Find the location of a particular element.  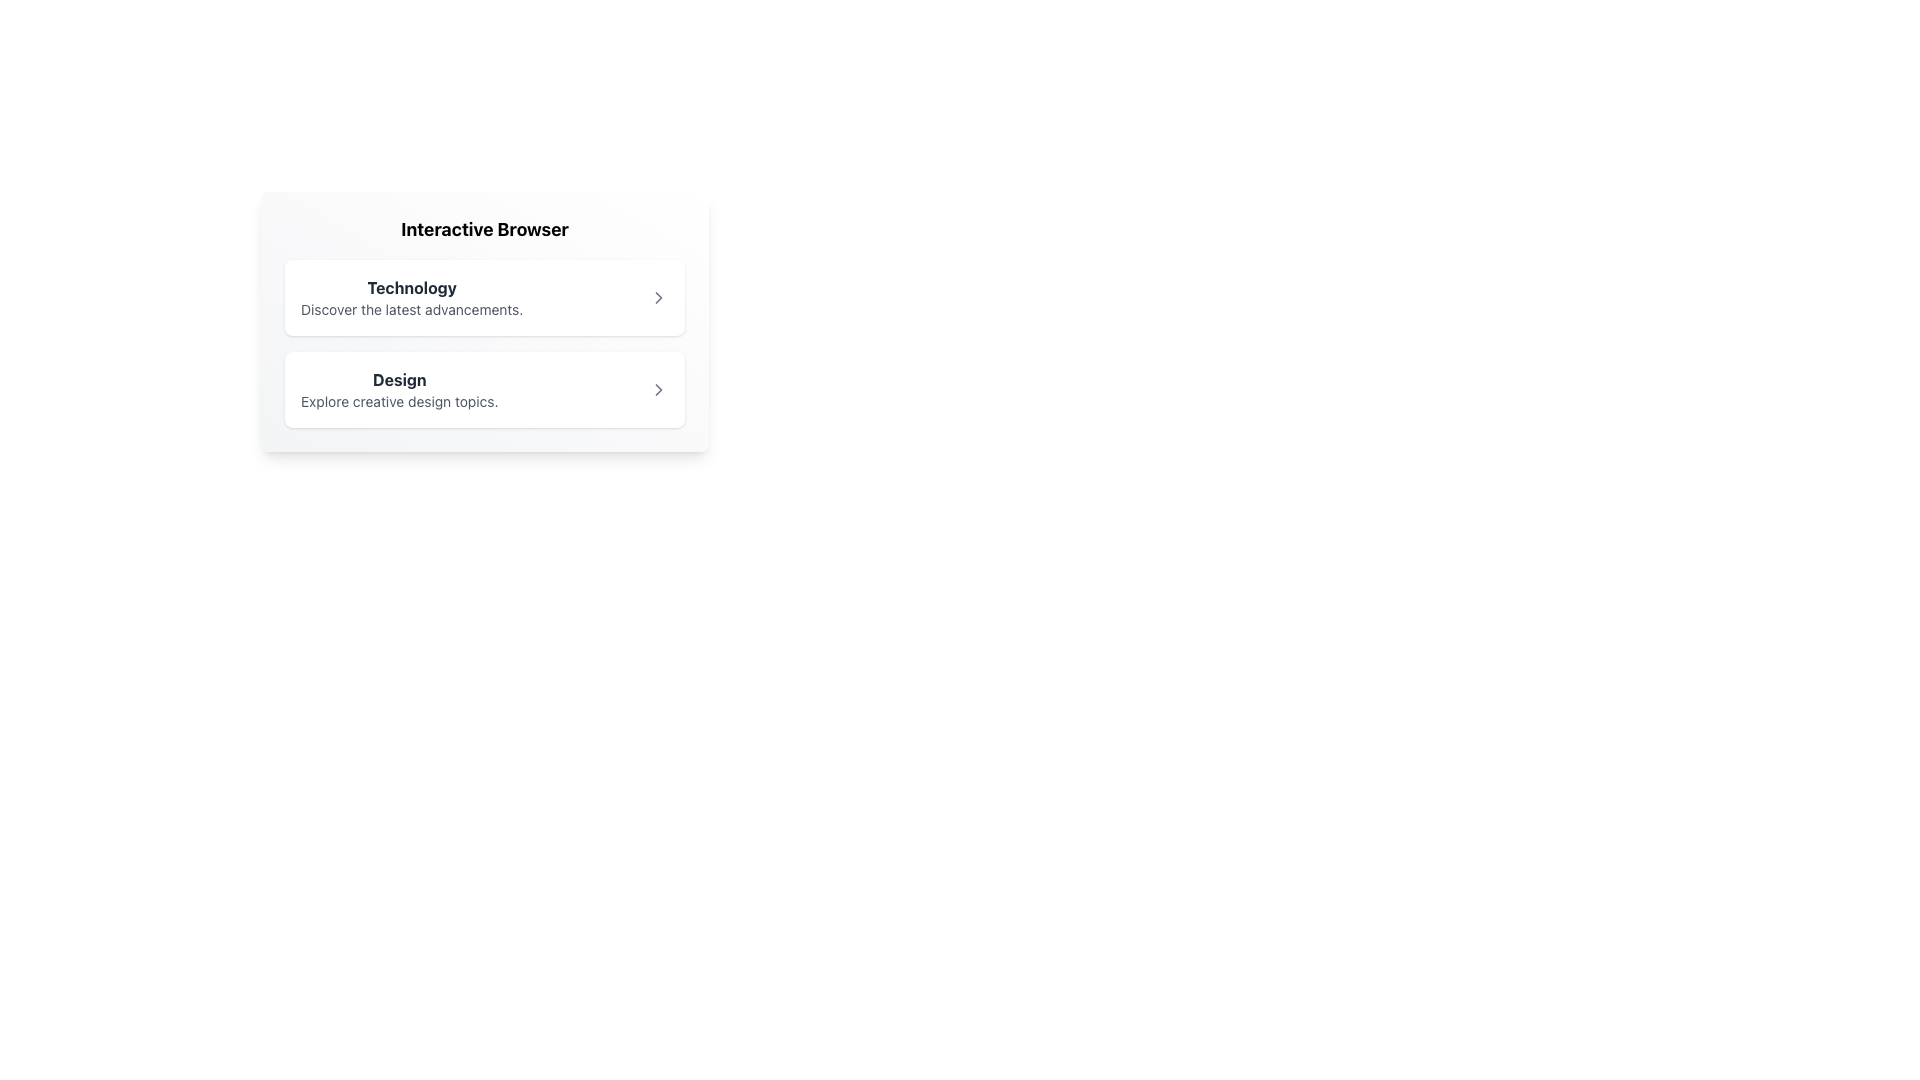

the navigational entry for the 'Design' category, located below the 'Technology' section in the middle portion of the interface is located at coordinates (399, 389).